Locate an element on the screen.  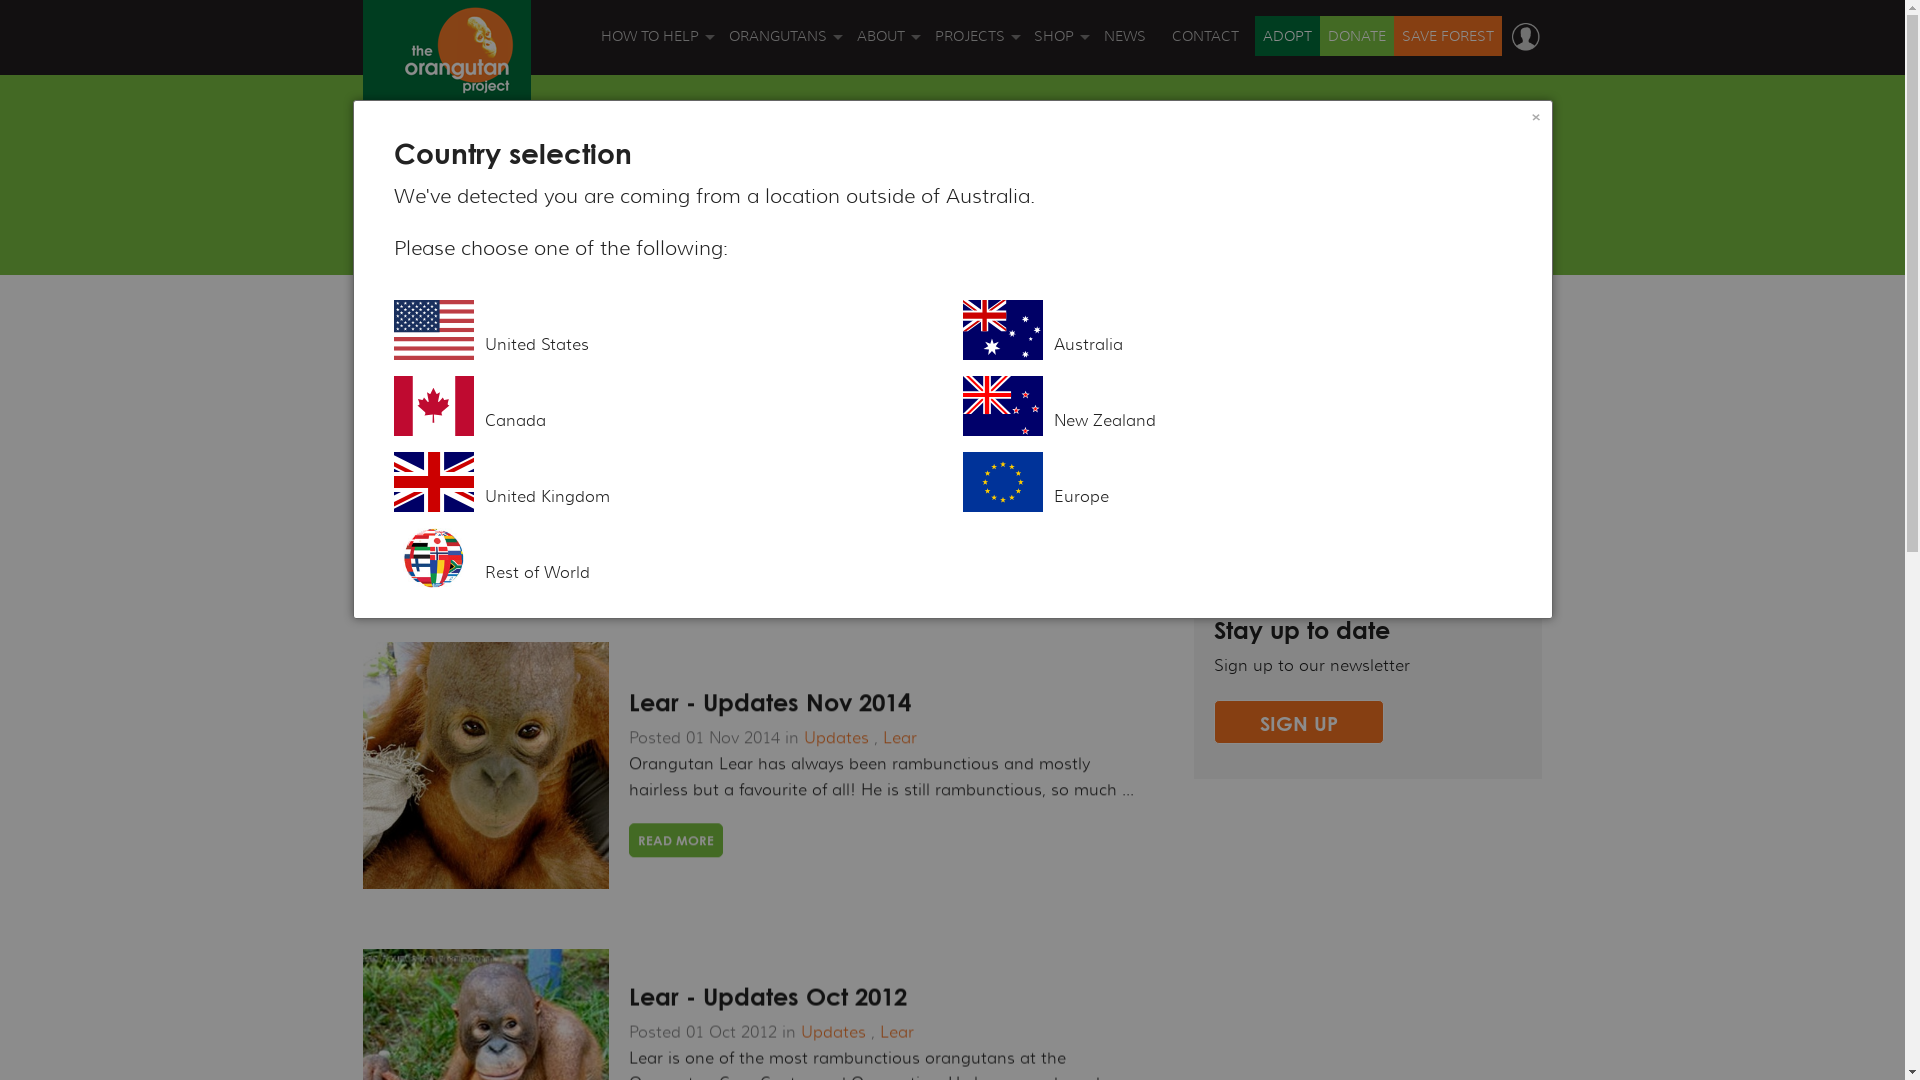
'SIGN UP' is located at coordinates (1299, 721).